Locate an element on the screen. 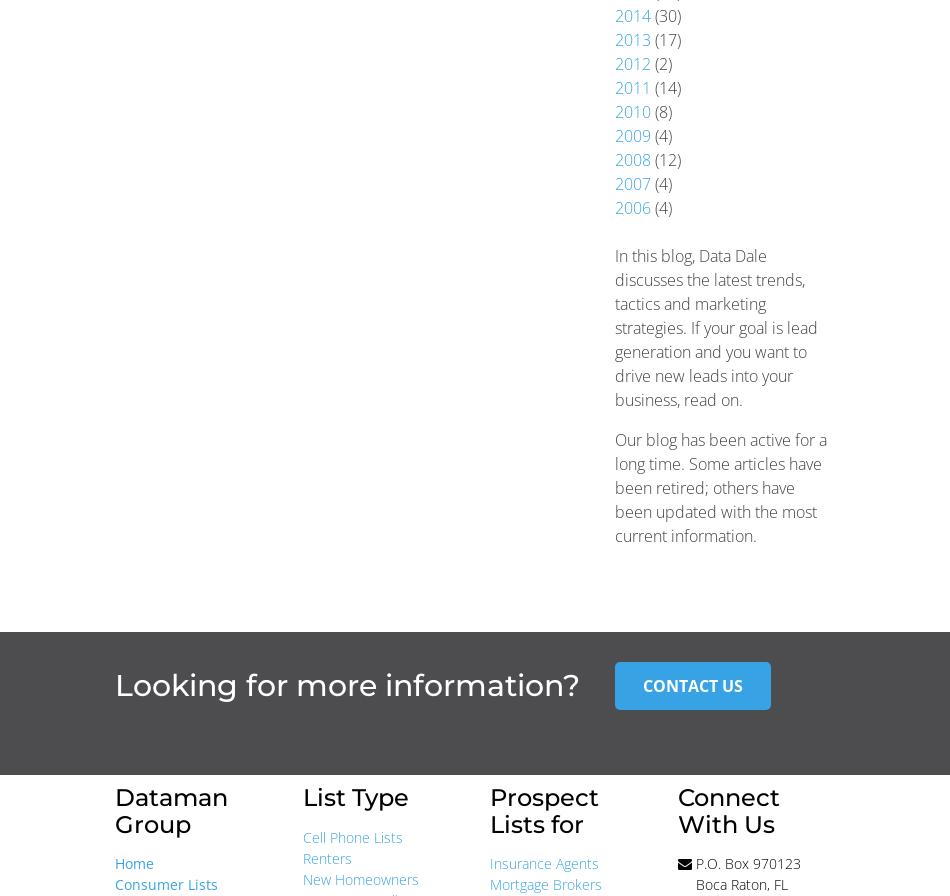 The image size is (950, 896). '2007' is located at coordinates (632, 184).